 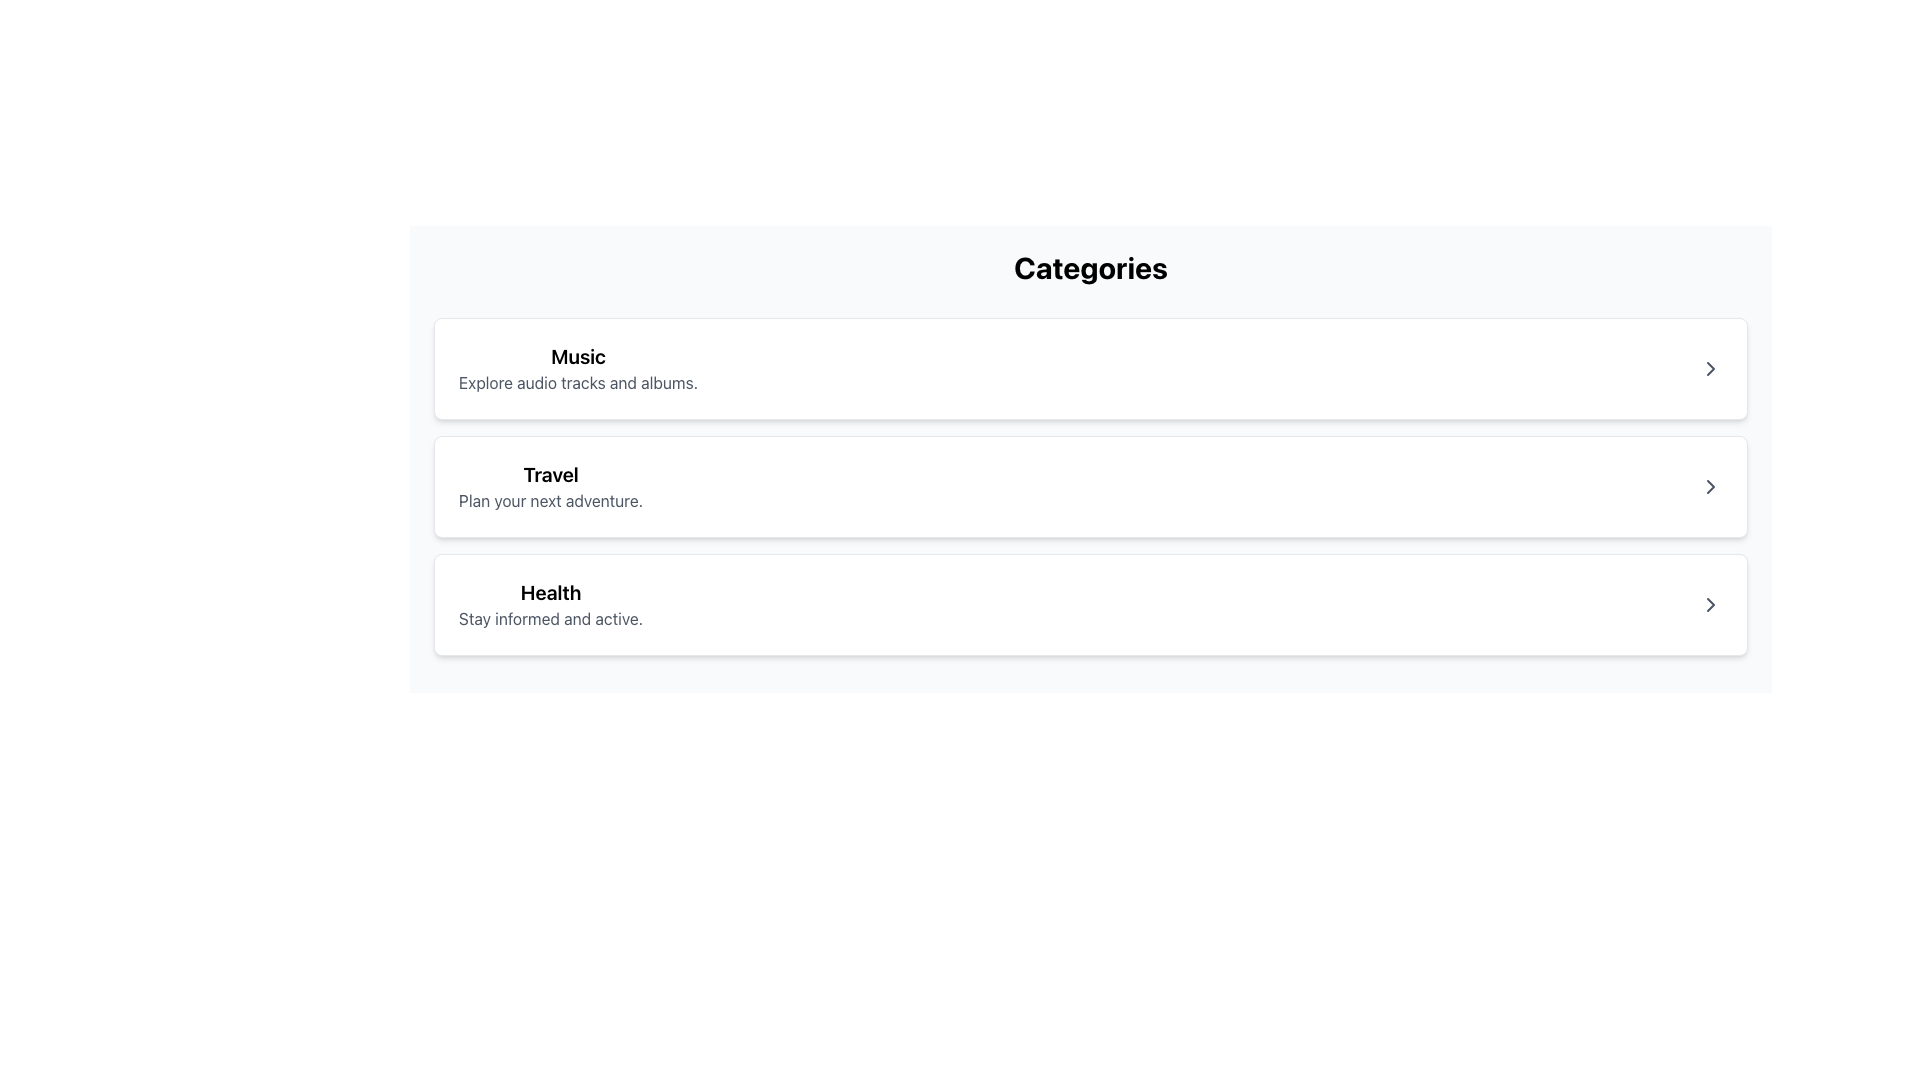 What do you see at coordinates (1709, 369) in the screenshot?
I see `the Chevron Icon (SVG graphic) located at the far right of the 'Music' list category, indicating more details or actions are available` at bounding box center [1709, 369].